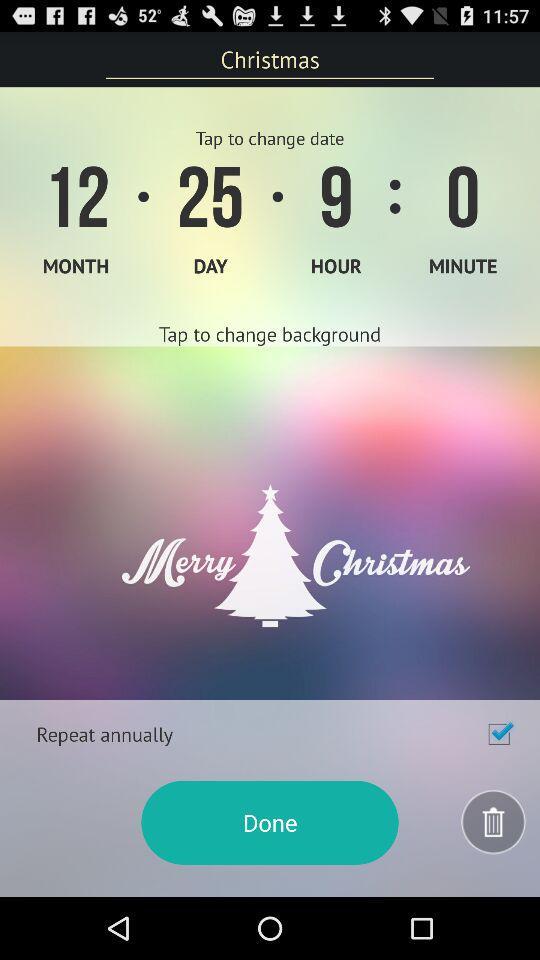 This screenshot has width=540, height=960. I want to click on trash item, so click(493, 822).